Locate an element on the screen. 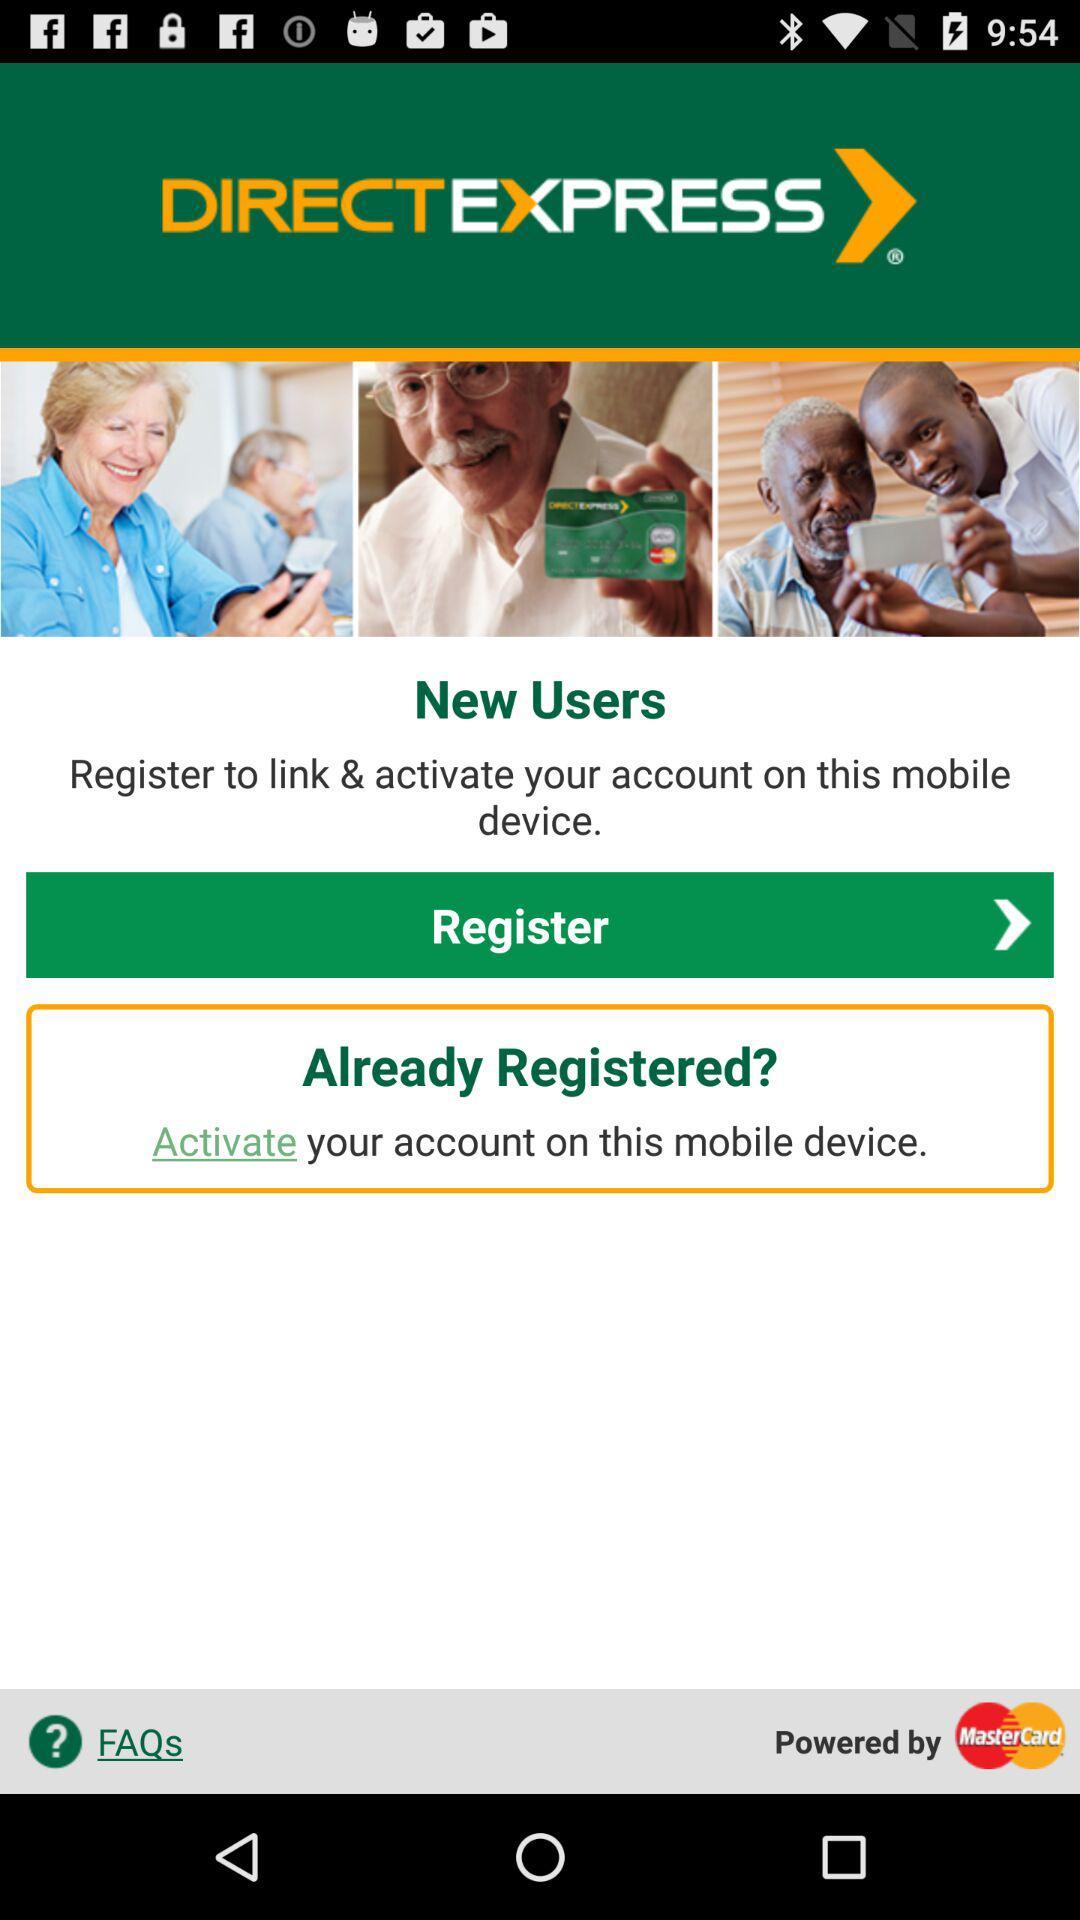  the icon below the activate your account app is located at coordinates (98, 1740).